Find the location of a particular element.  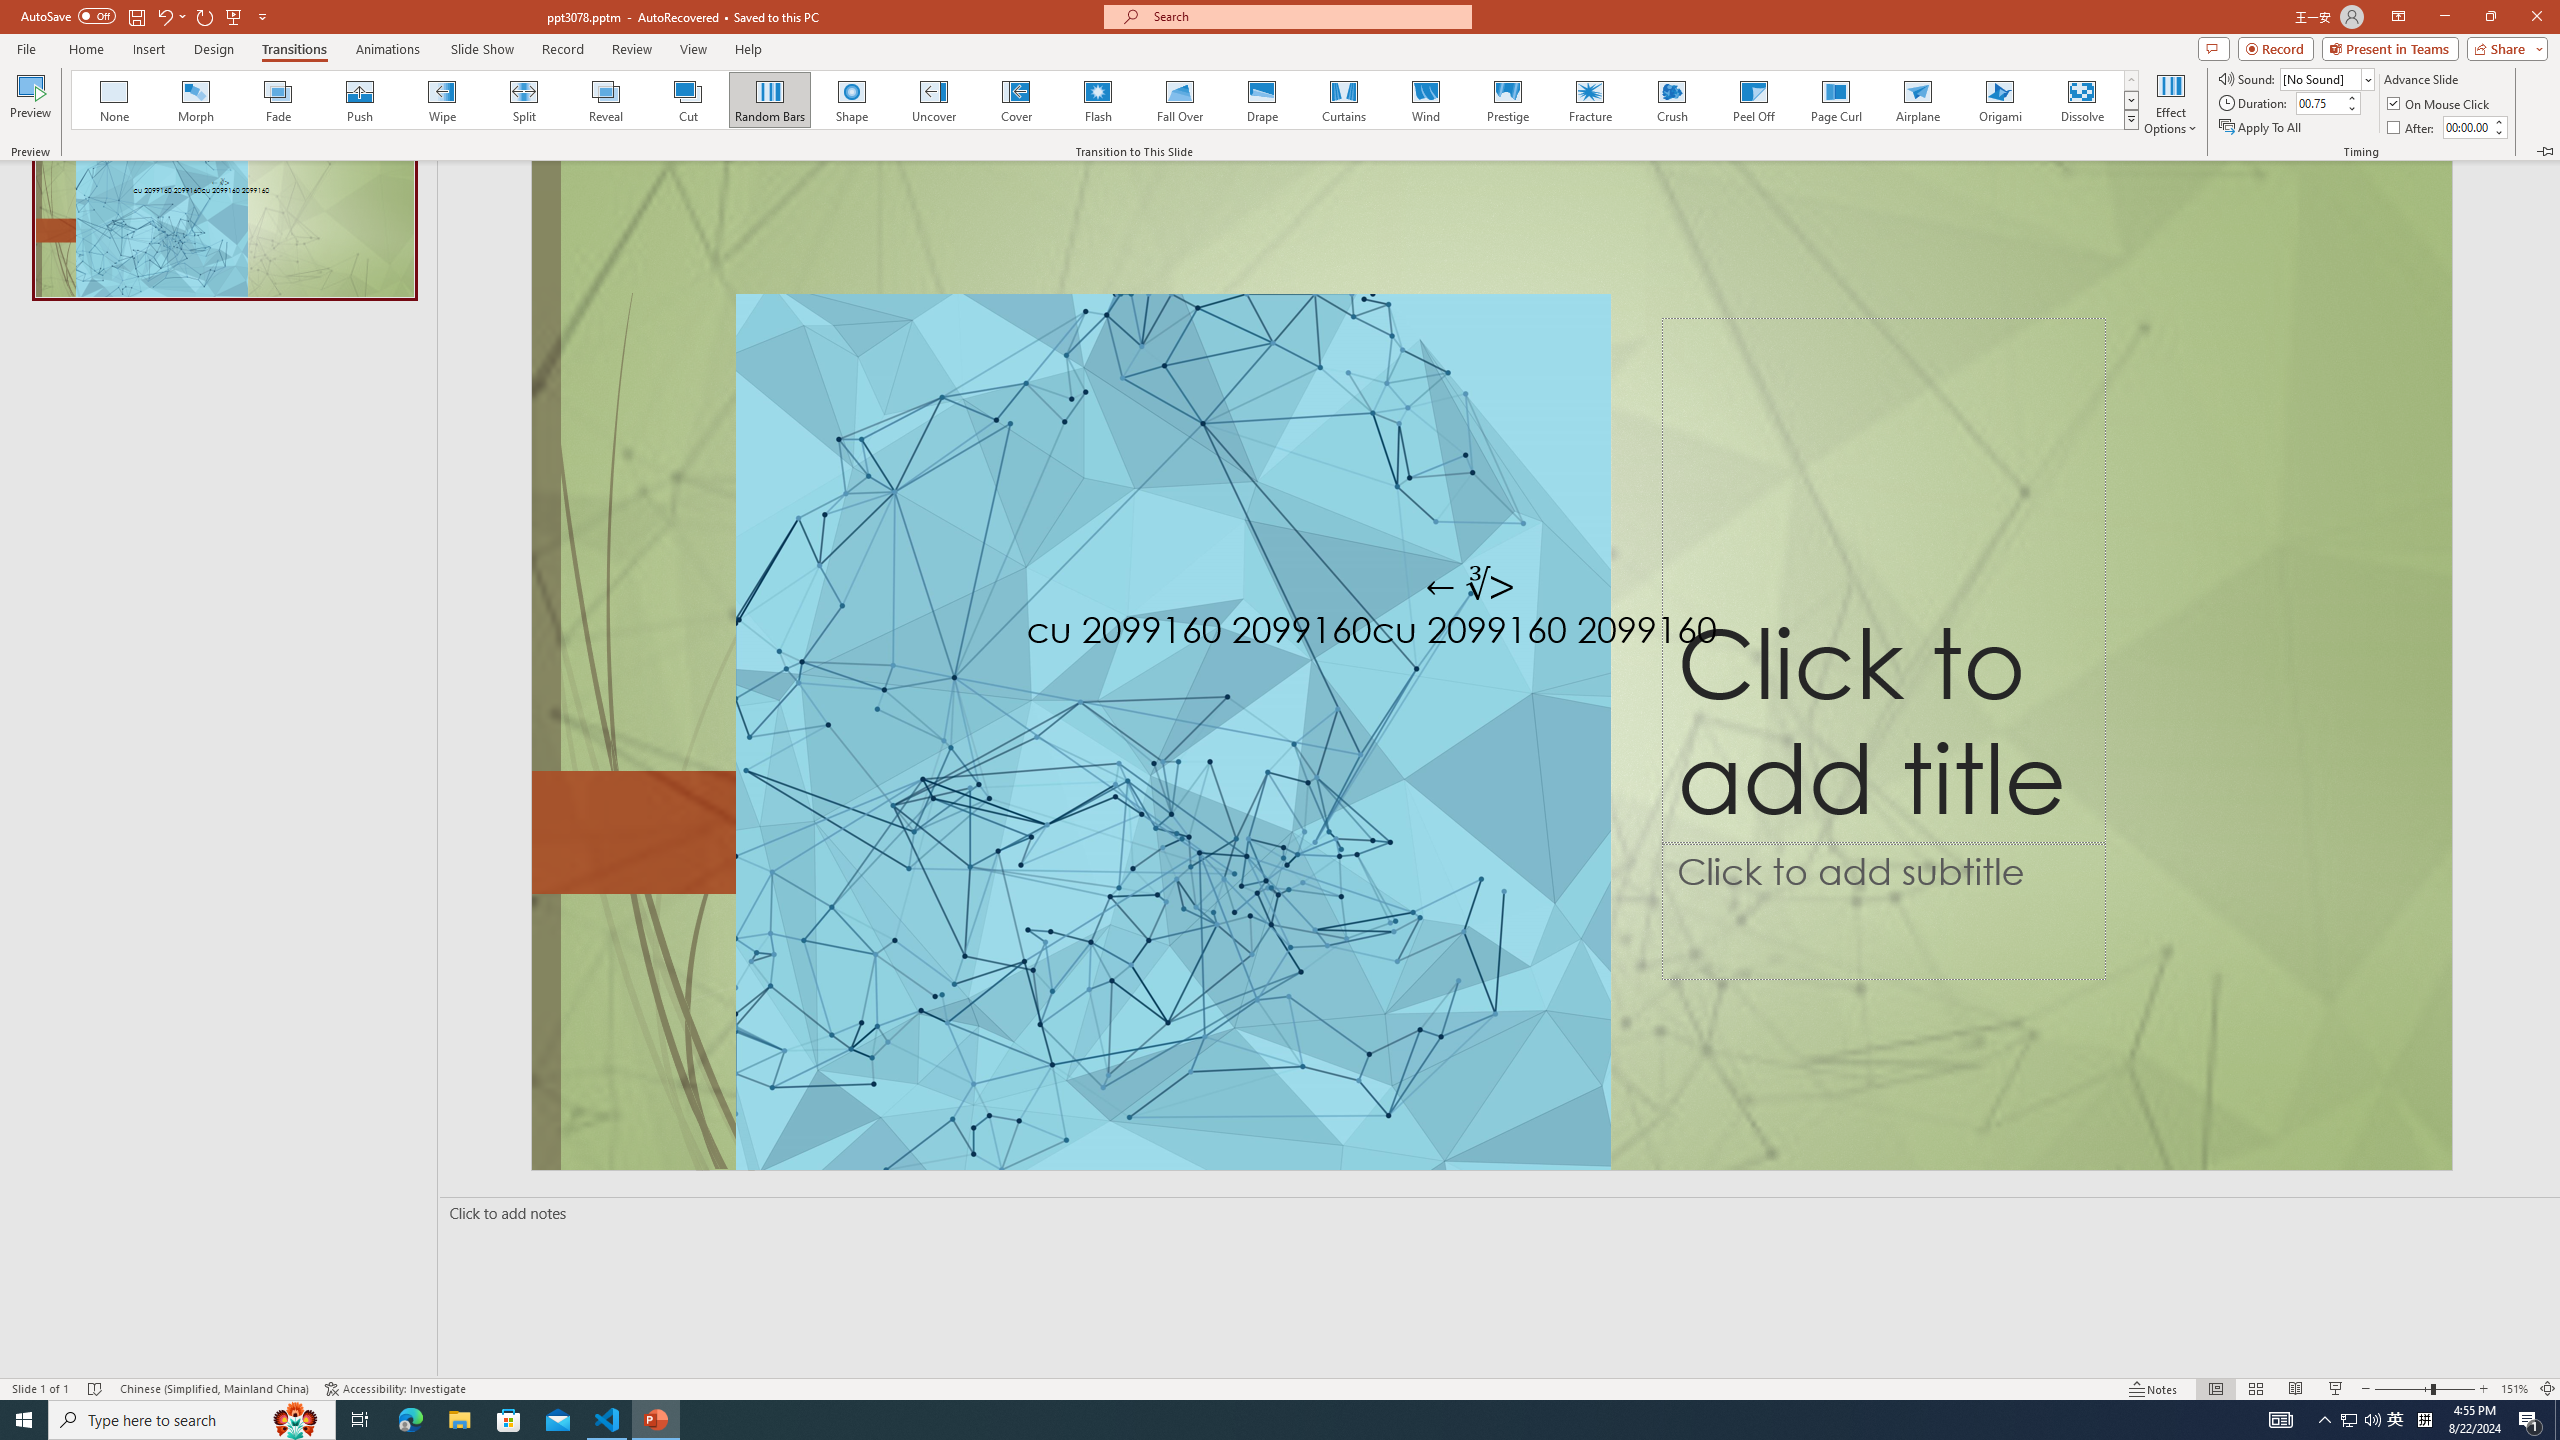

'Zoom 151%' is located at coordinates (2515, 1389).